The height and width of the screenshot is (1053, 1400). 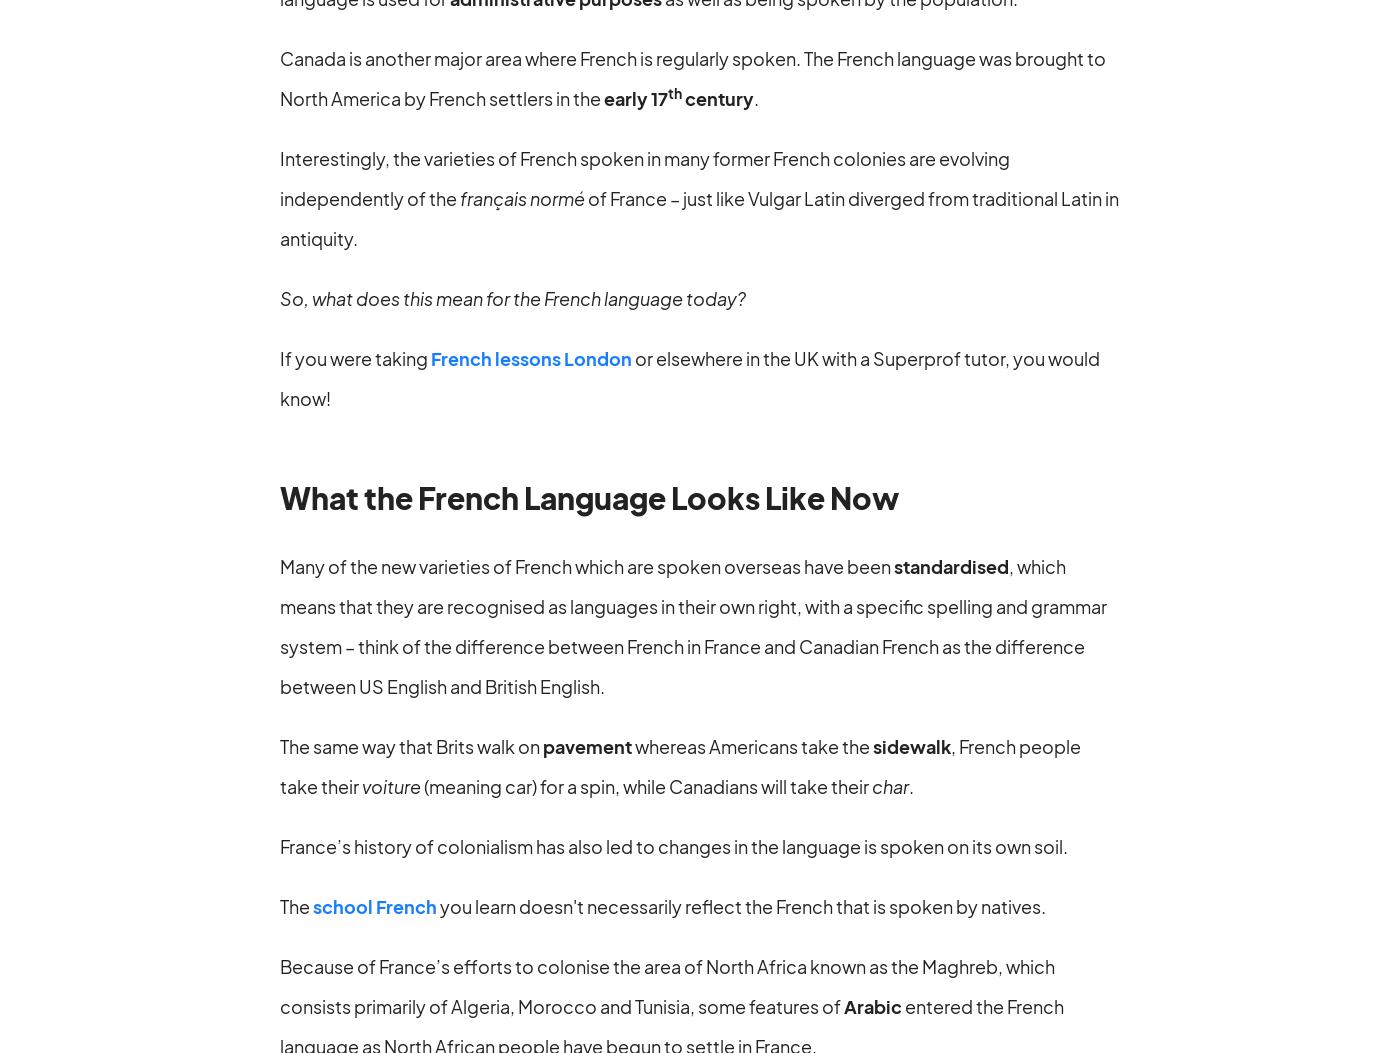 What do you see at coordinates (587, 744) in the screenshot?
I see `'pavement'` at bounding box center [587, 744].